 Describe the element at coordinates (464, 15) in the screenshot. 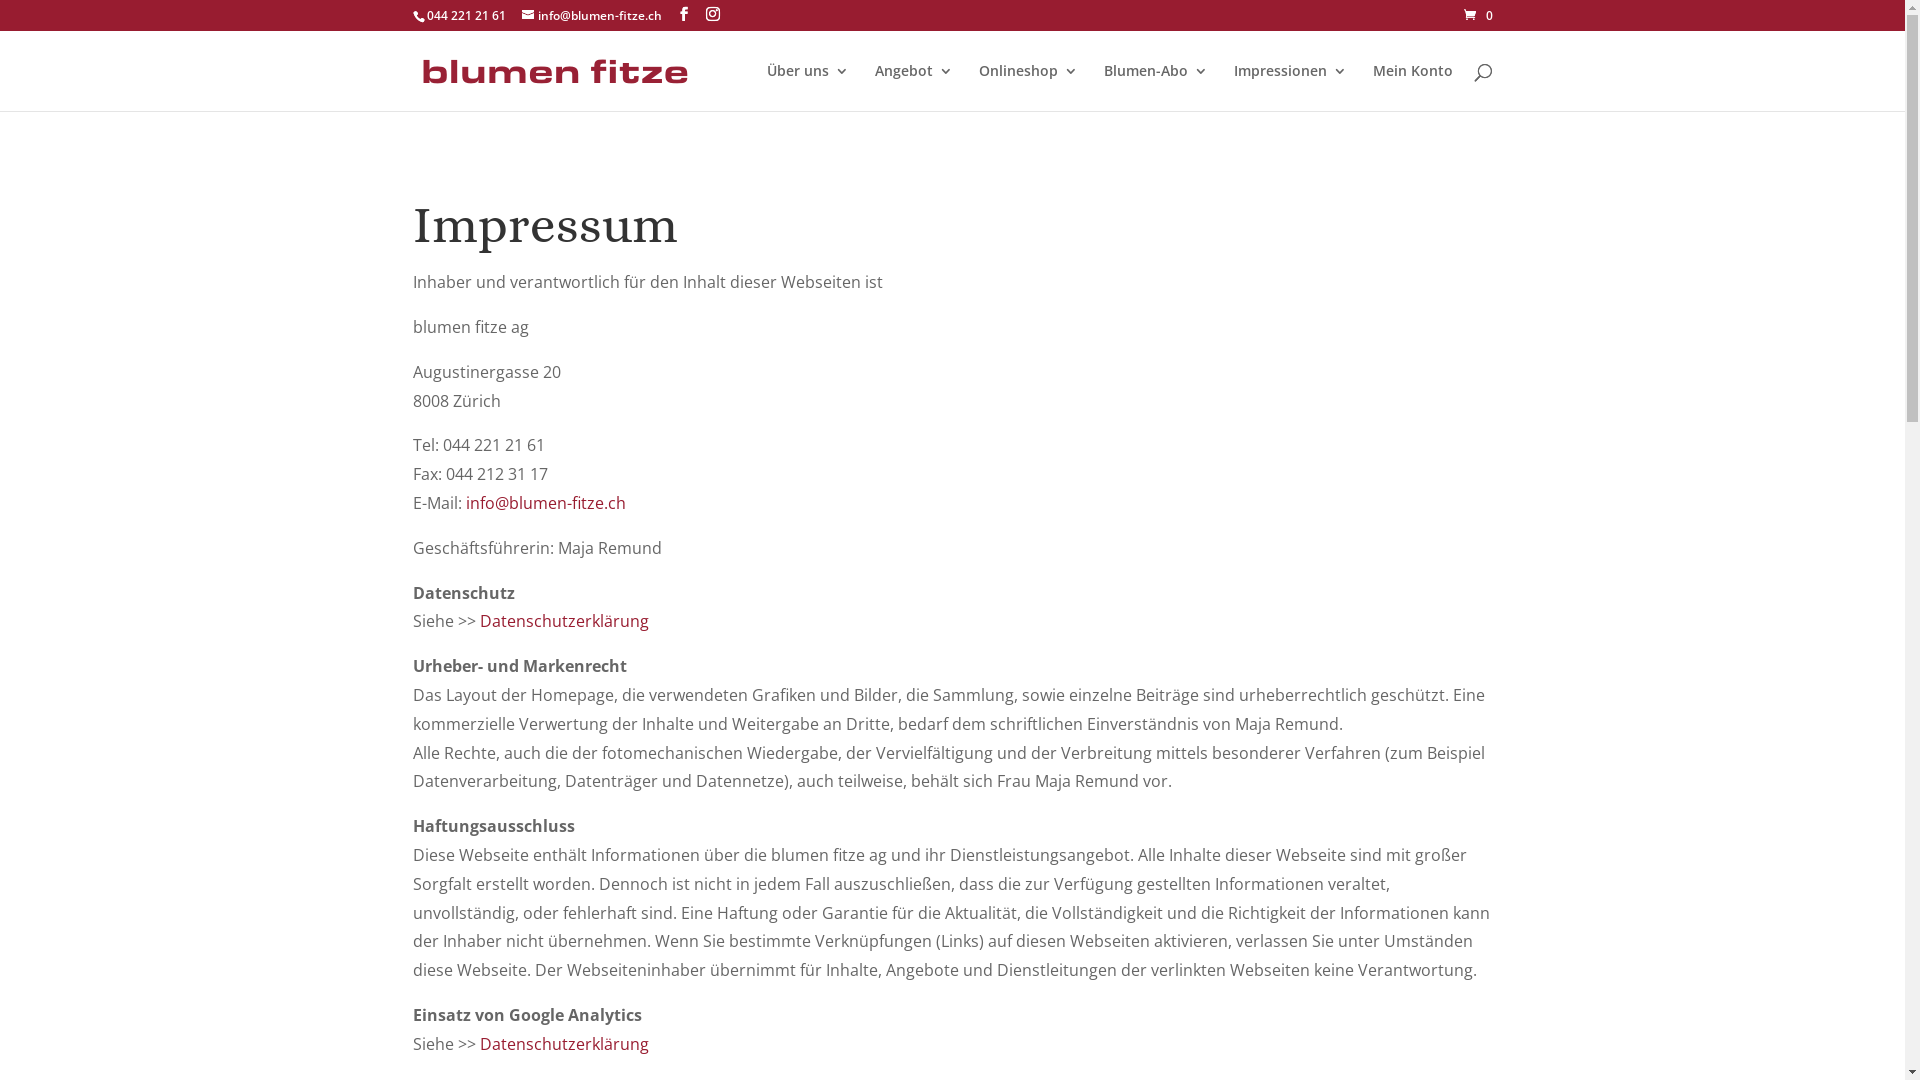

I see `'044 221 21 61'` at that location.